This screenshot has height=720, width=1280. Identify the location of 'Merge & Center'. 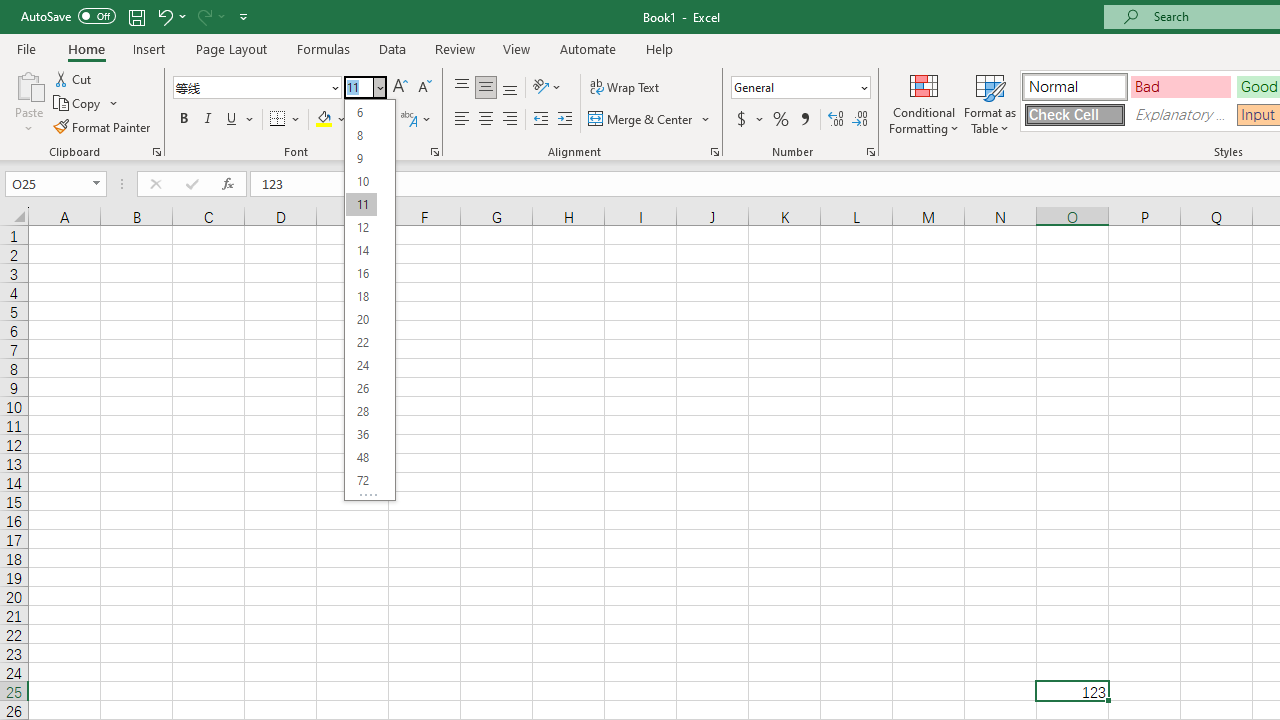
(641, 119).